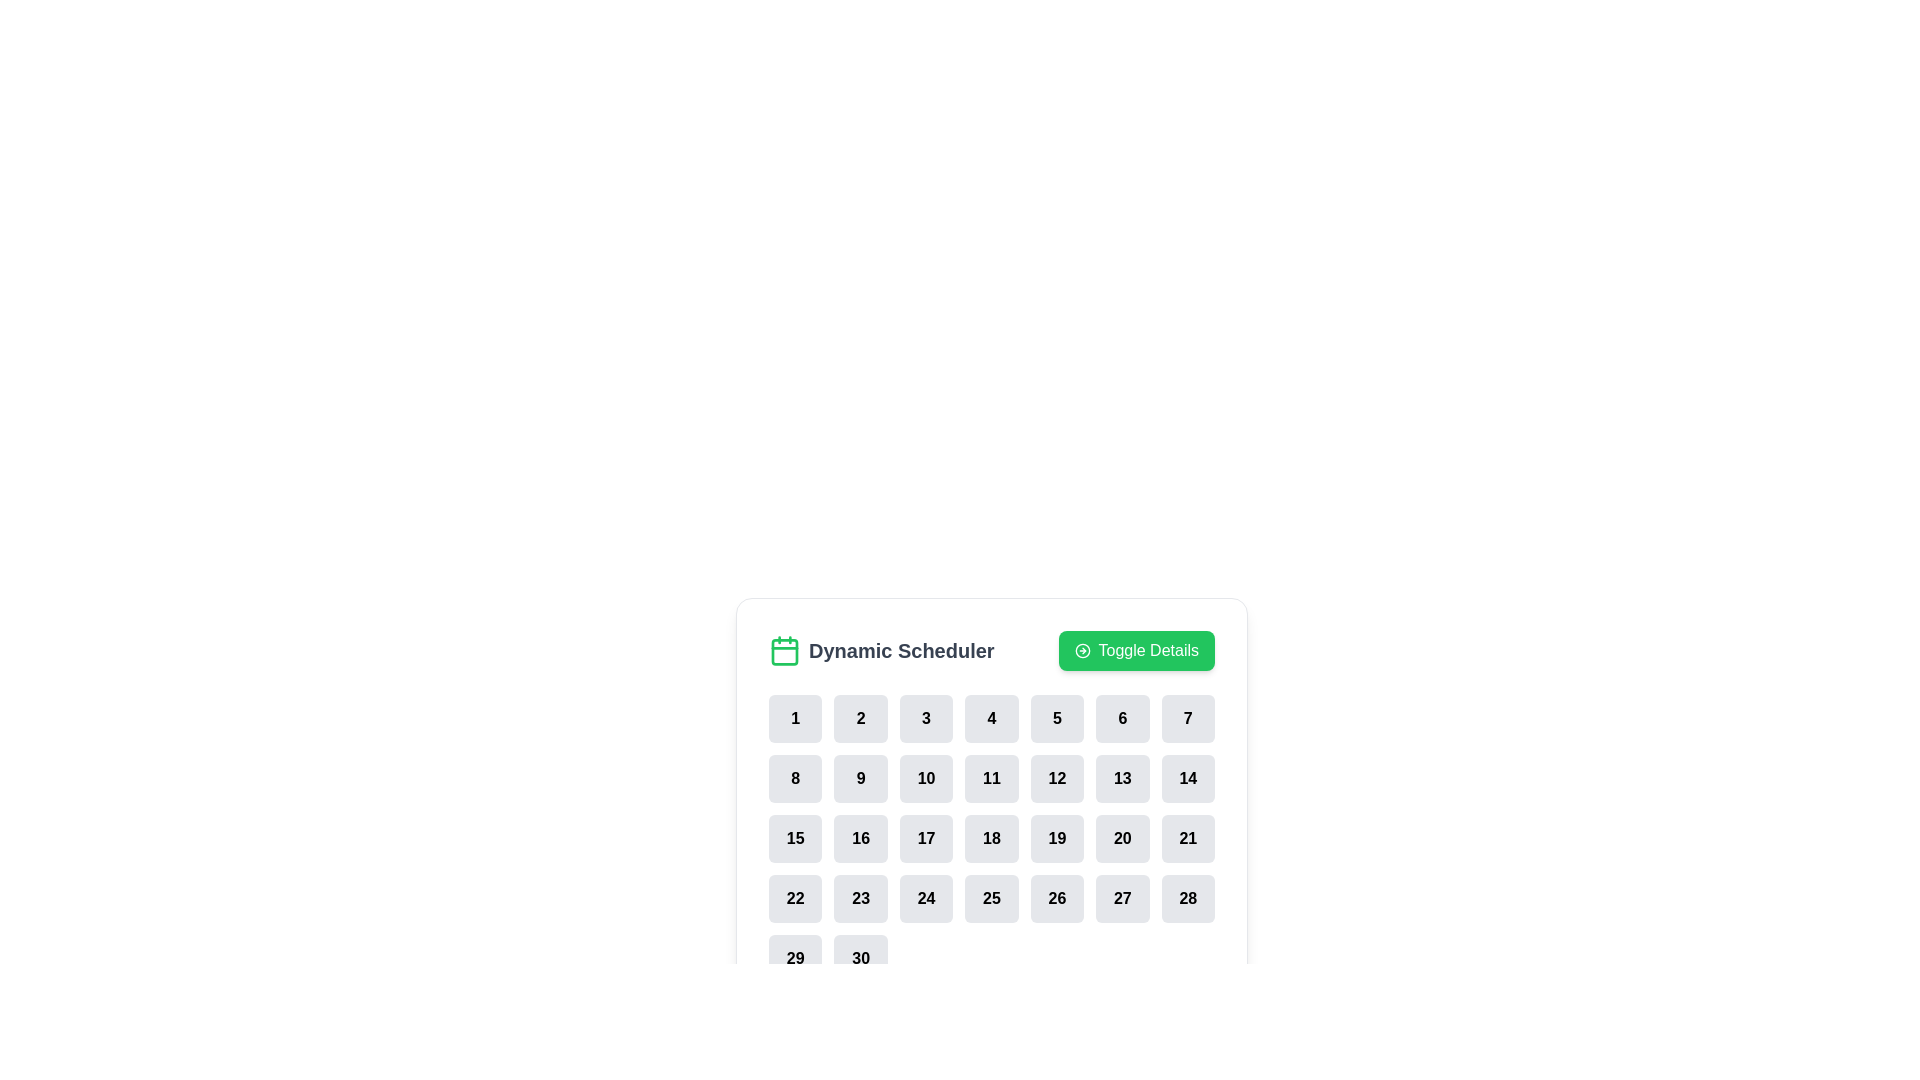 The height and width of the screenshot is (1080, 1920). What do you see at coordinates (900, 651) in the screenshot?
I see `the 'Dynamic Scheduler' text label element, which is displayed in bold, large font and is located to the right of a green calendar icon` at bounding box center [900, 651].